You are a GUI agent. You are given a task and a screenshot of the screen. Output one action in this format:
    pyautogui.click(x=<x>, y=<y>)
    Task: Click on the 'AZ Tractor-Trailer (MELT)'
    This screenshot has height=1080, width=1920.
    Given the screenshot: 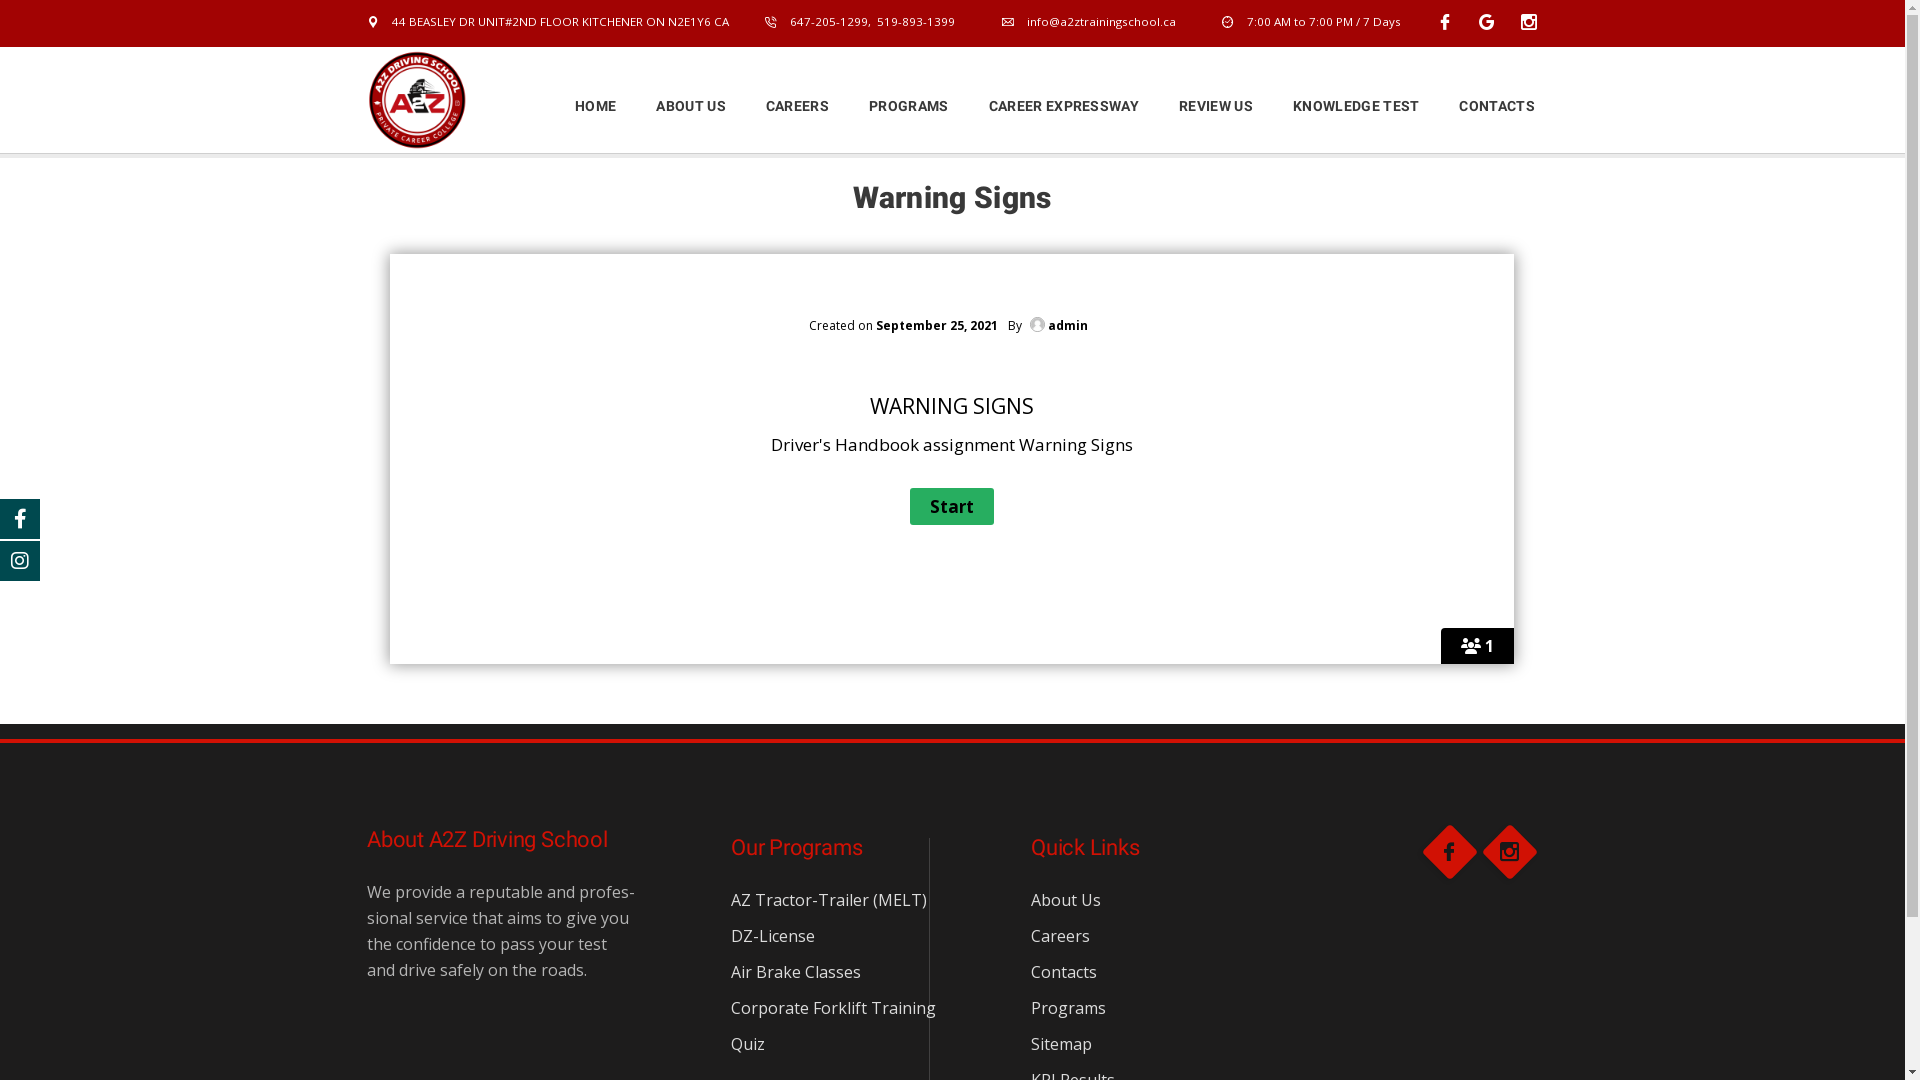 What is the action you would take?
    pyautogui.click(x=729, y=898)
    